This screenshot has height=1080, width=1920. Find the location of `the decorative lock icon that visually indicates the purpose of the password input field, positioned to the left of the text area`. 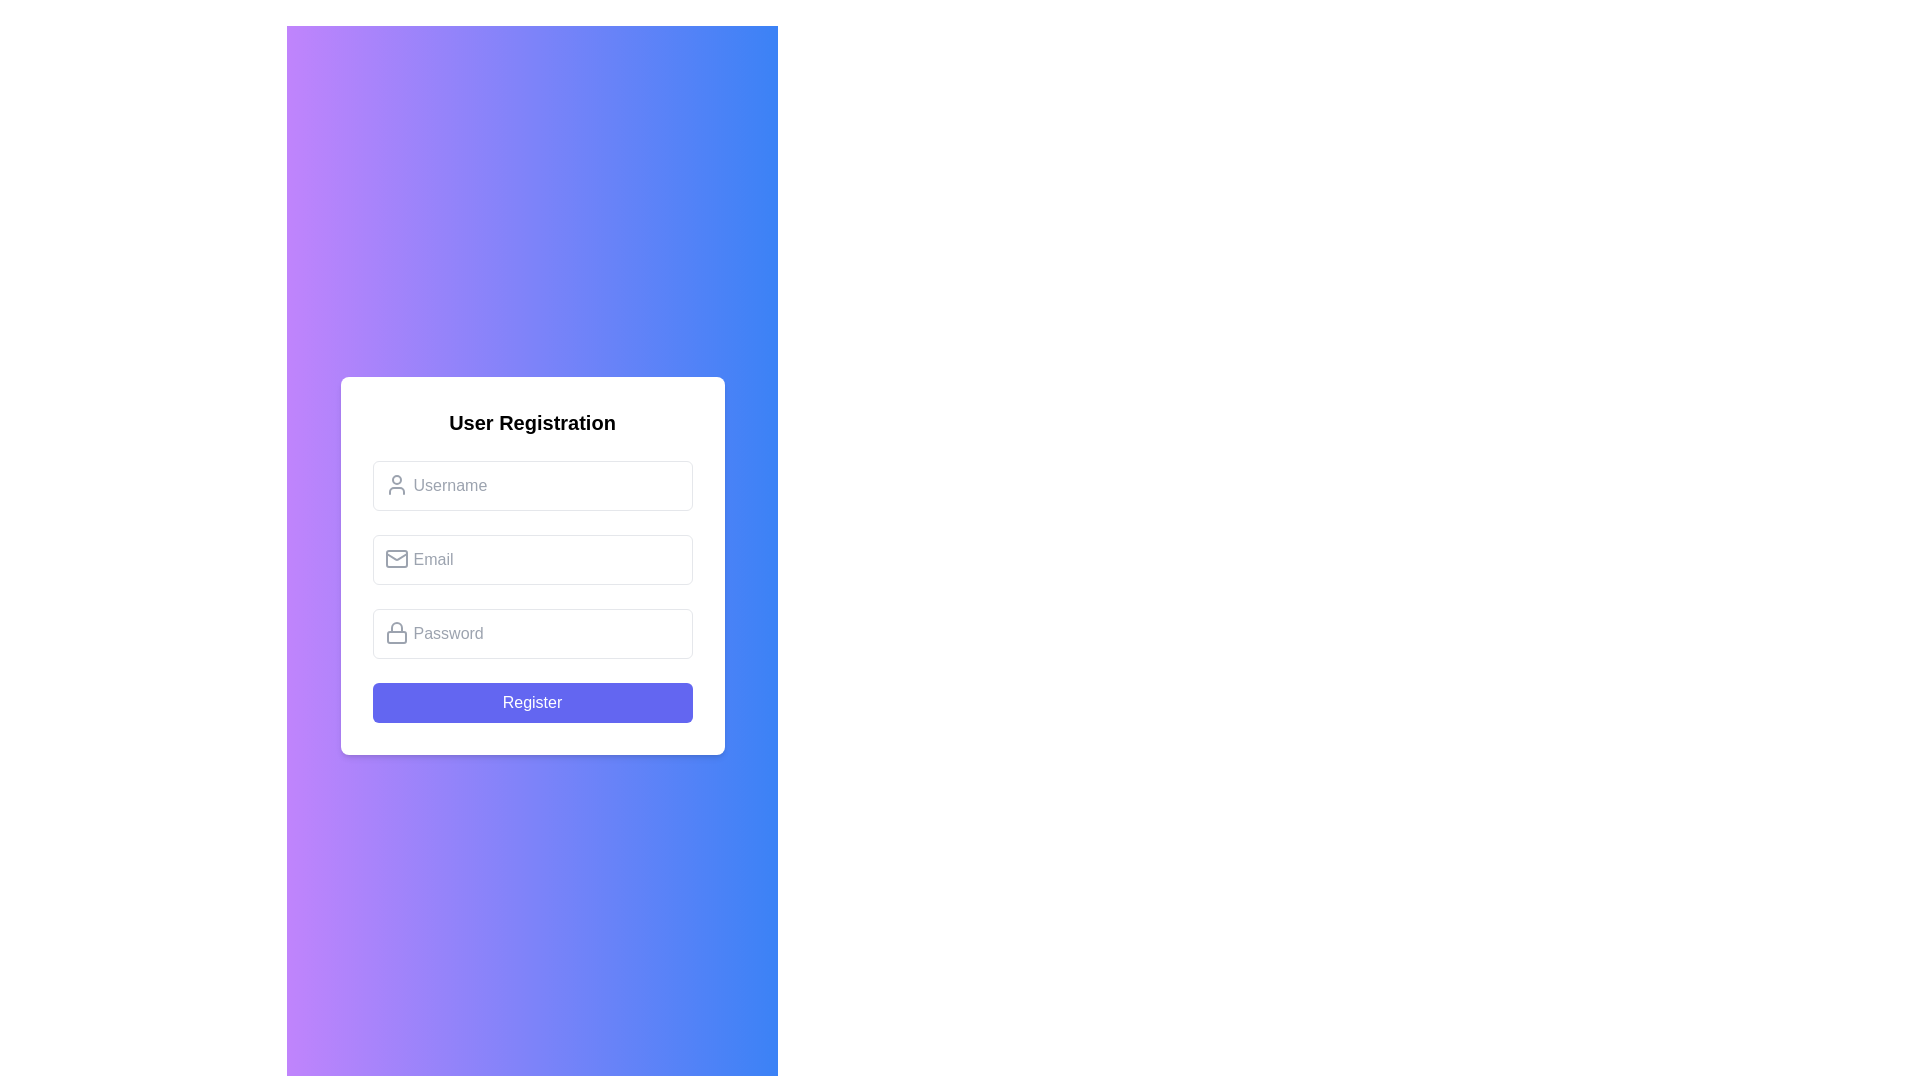

the decorative lock icon that visually indicates the purpose of the password input field, positioned to the left of the text area is located at coordinates (396, 632).